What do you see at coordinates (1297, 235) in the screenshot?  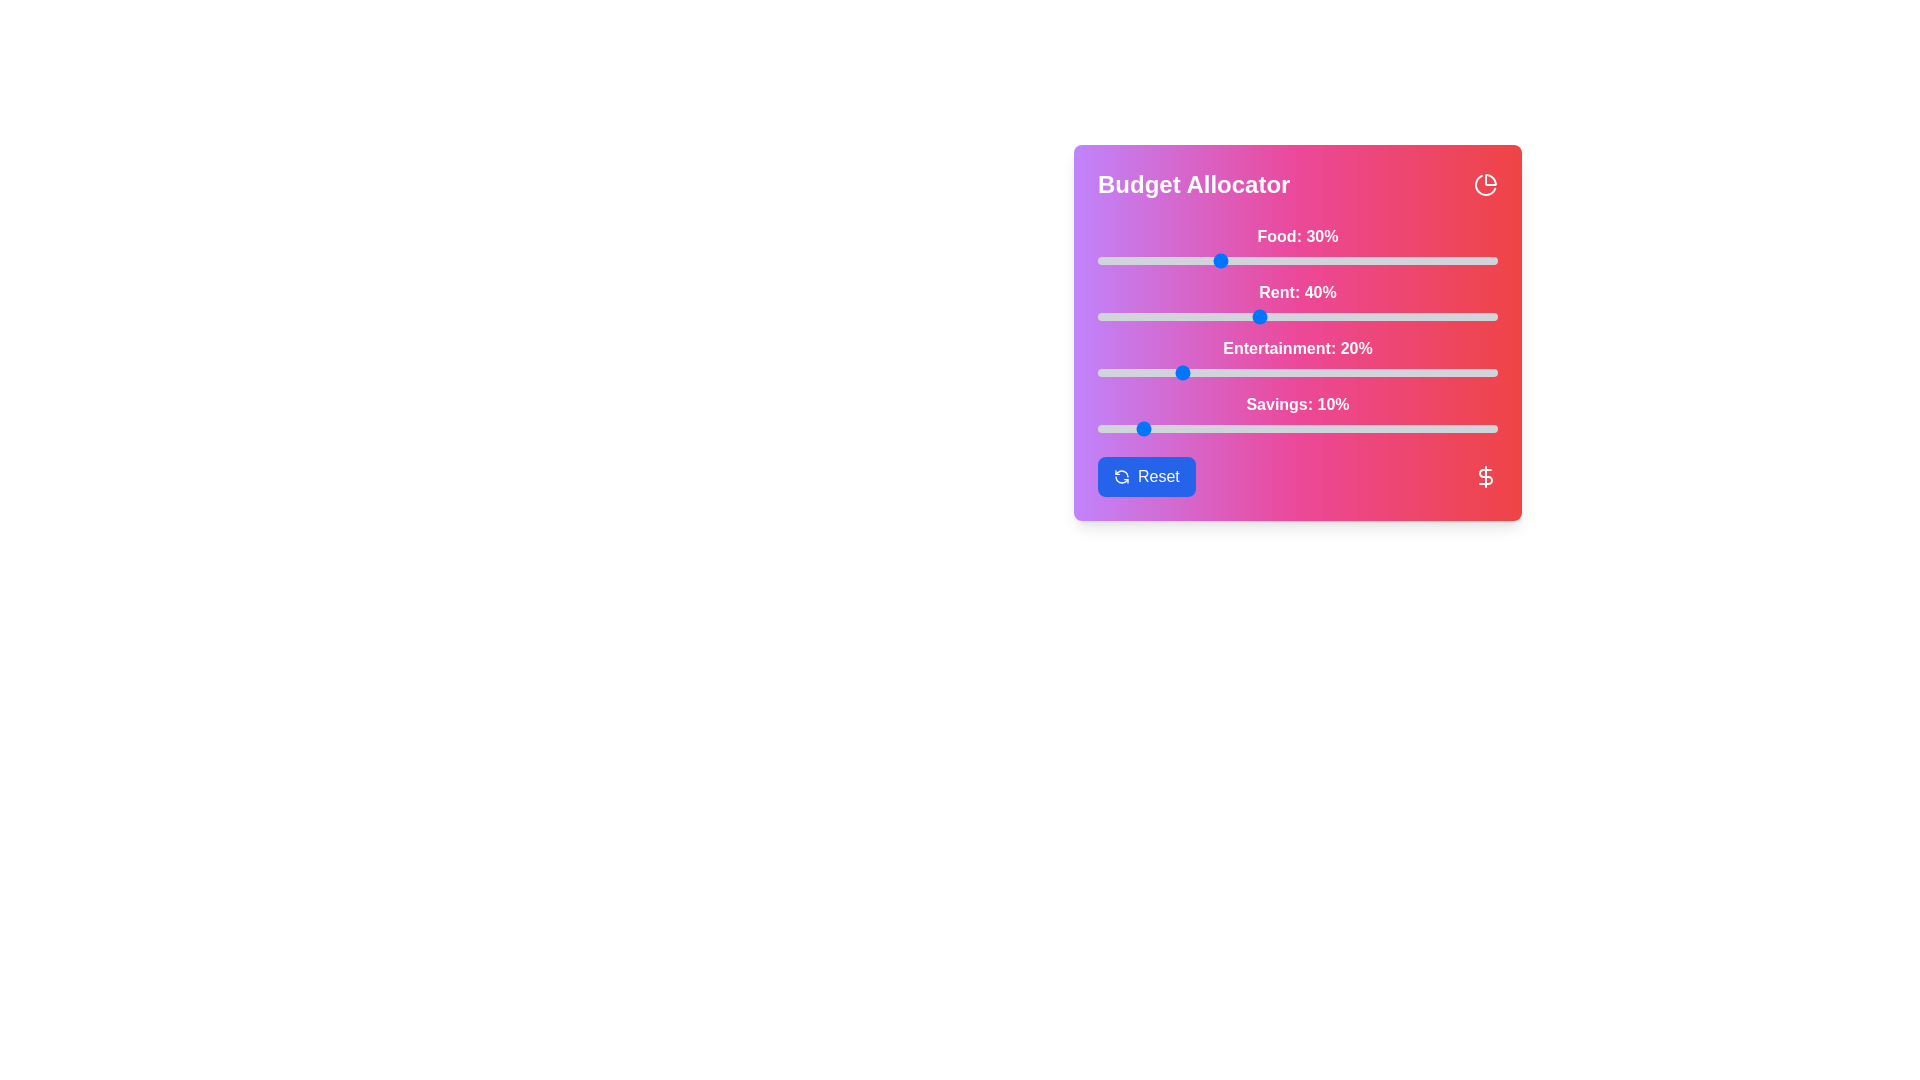 I see `the Text Label indicating the budget allocation percentage for the category 'Food', which displays 'Food: 30%' and is located above the associated slider in the 'Budget Allocator' box` at bounding box center [1297, 235].